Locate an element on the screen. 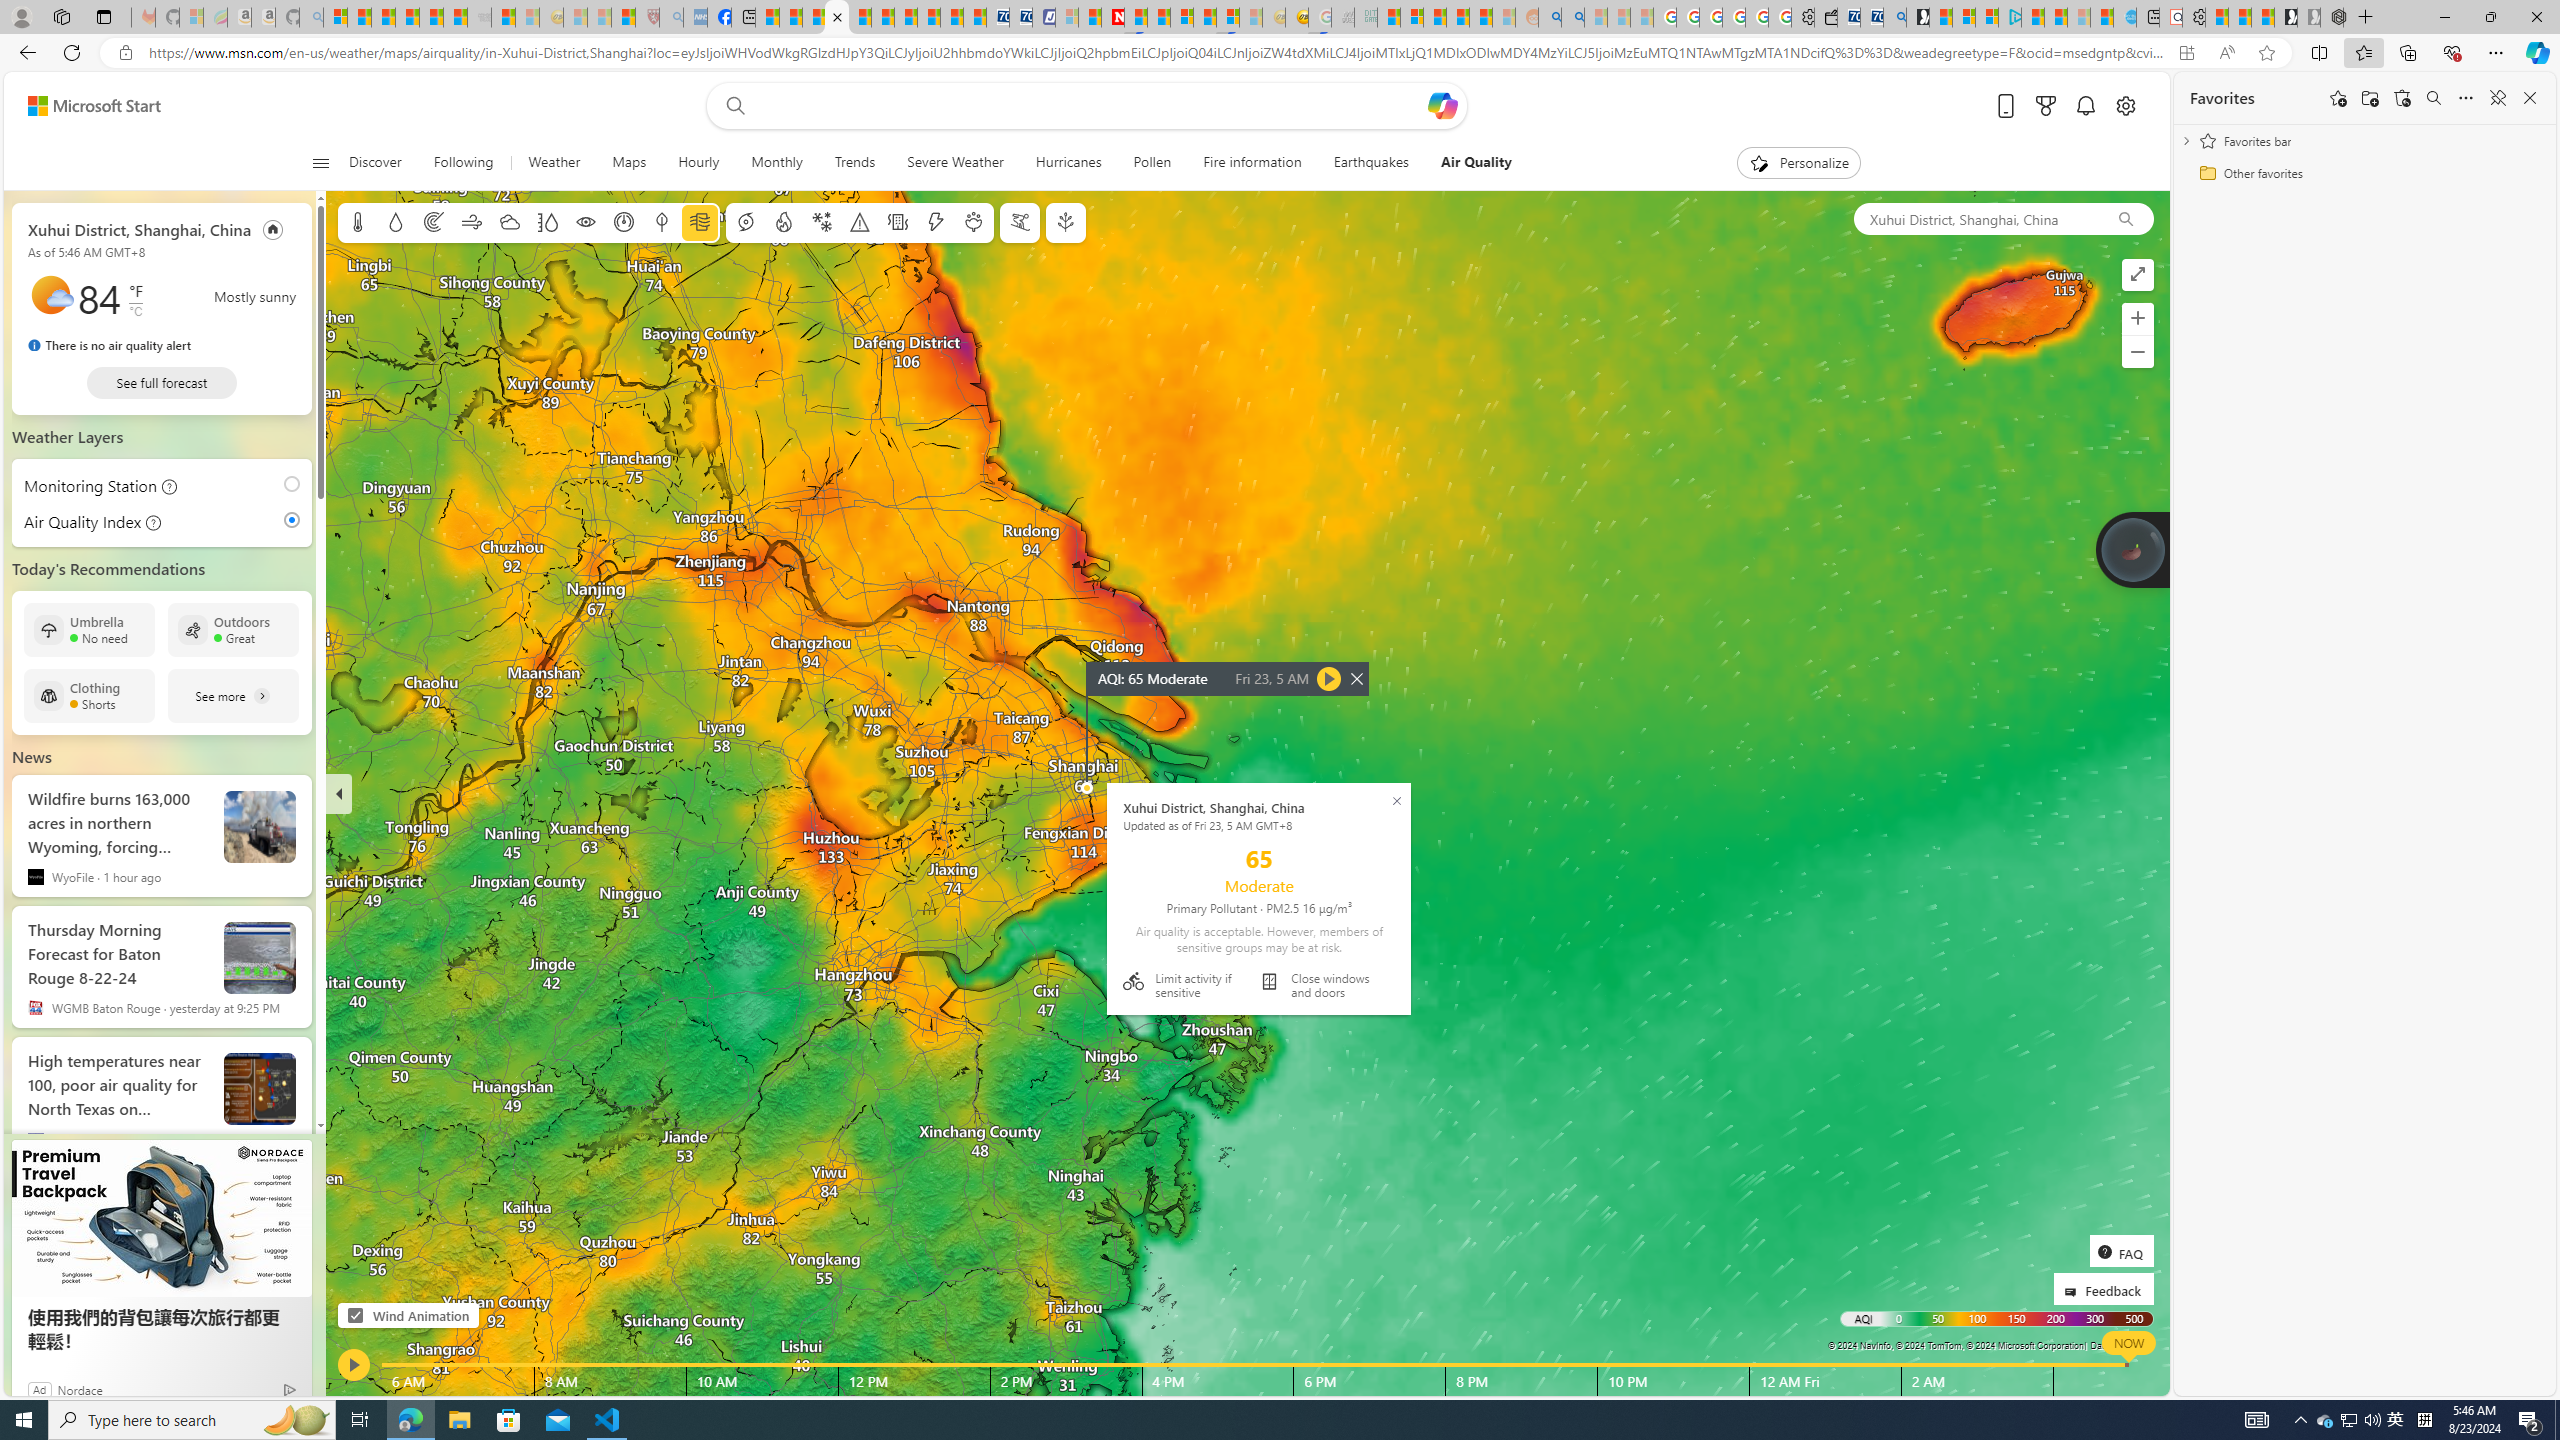  'Class: button-glyph' is located at coordinates (321, 162).